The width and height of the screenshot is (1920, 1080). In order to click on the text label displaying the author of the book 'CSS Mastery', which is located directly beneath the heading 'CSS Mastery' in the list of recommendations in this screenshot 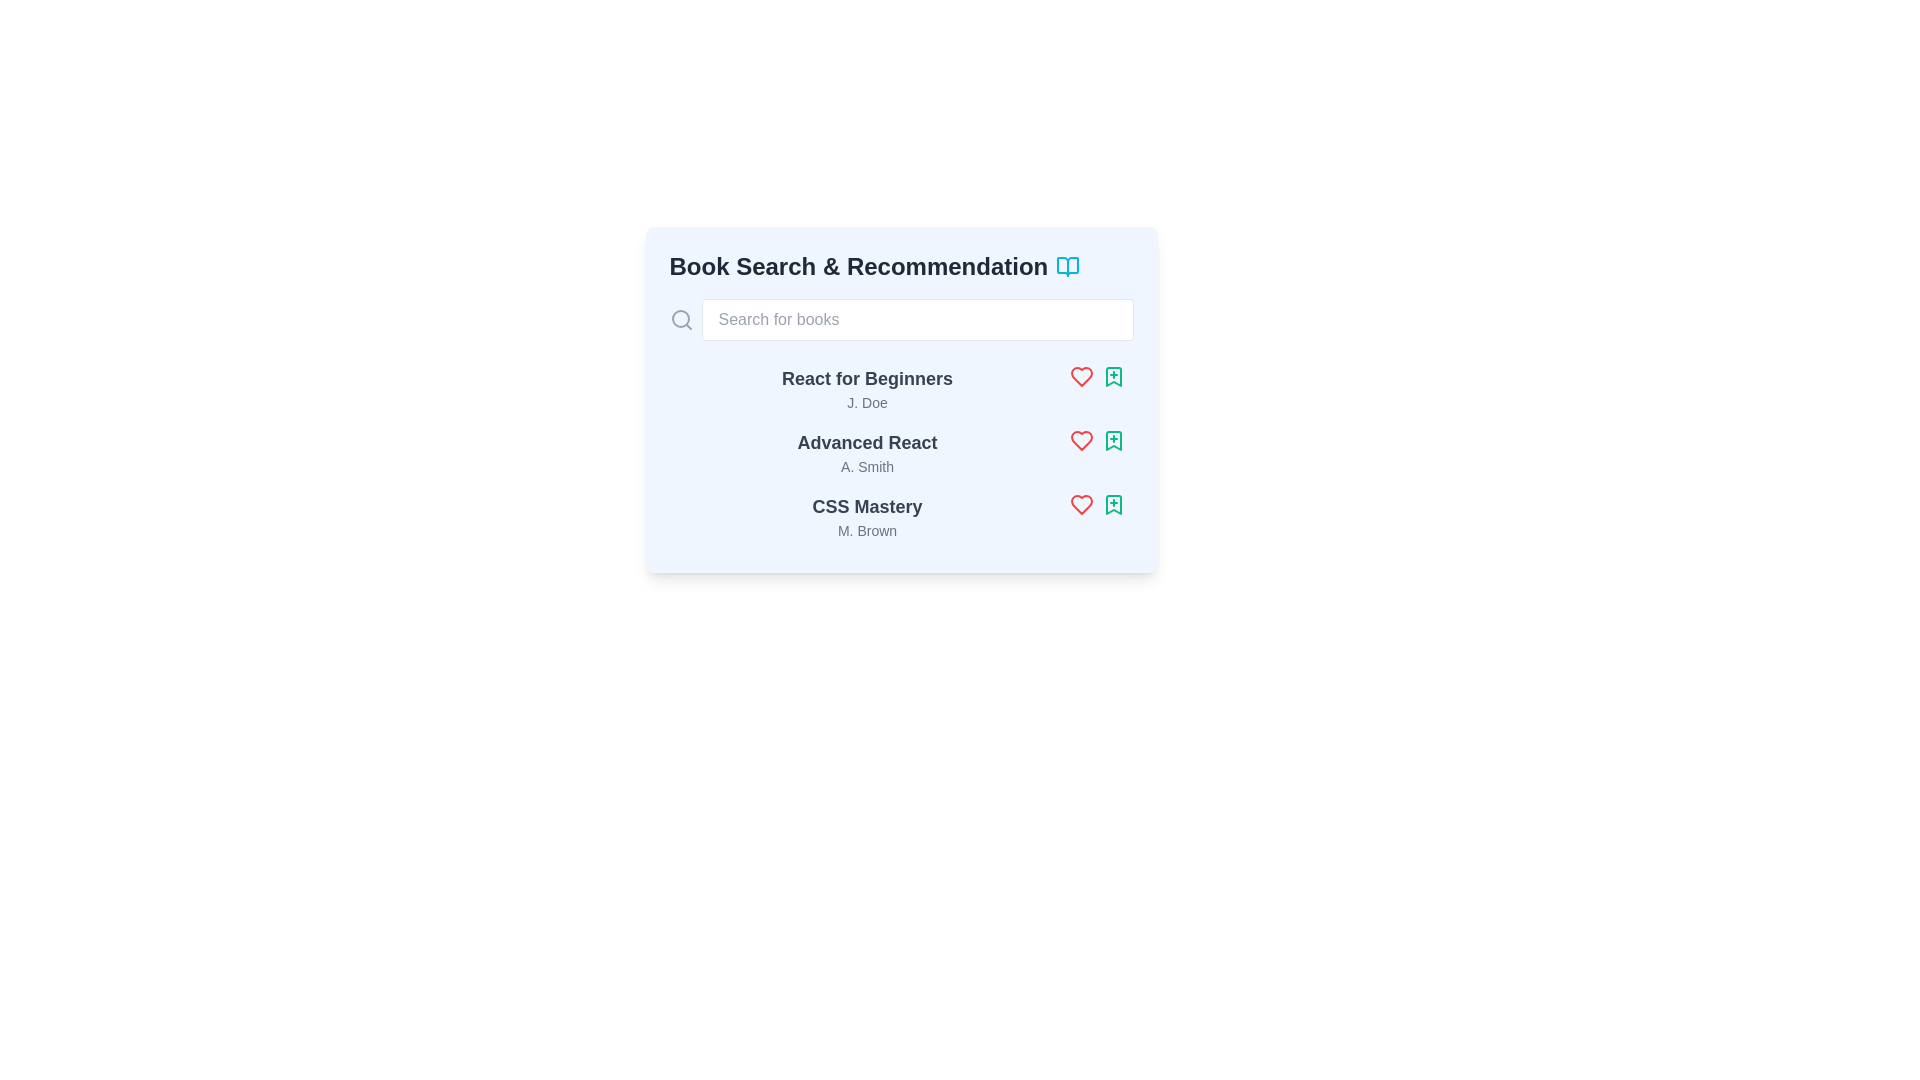, I will do `click(867, 530)`.